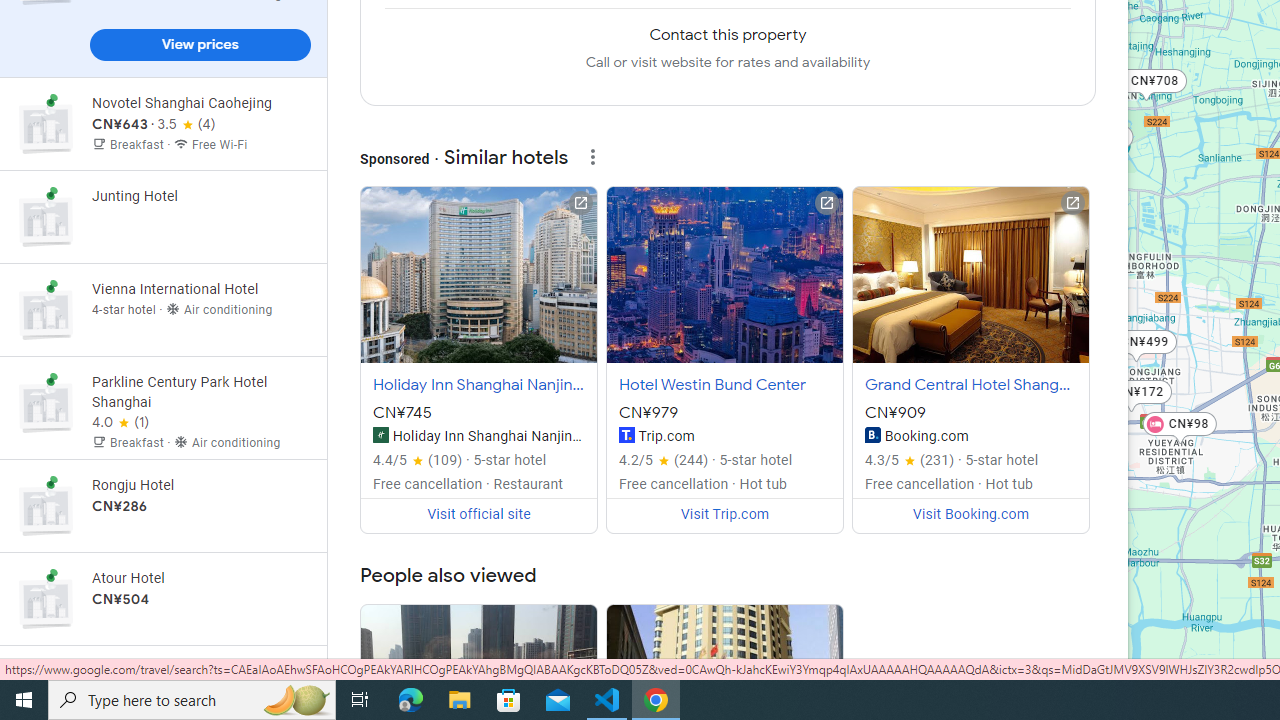 The height and width of the screenshot is (720, 1280). Describe the element at coordinates (163, 217) in the screenshot. I see `'Junting Hotel'` at that location.